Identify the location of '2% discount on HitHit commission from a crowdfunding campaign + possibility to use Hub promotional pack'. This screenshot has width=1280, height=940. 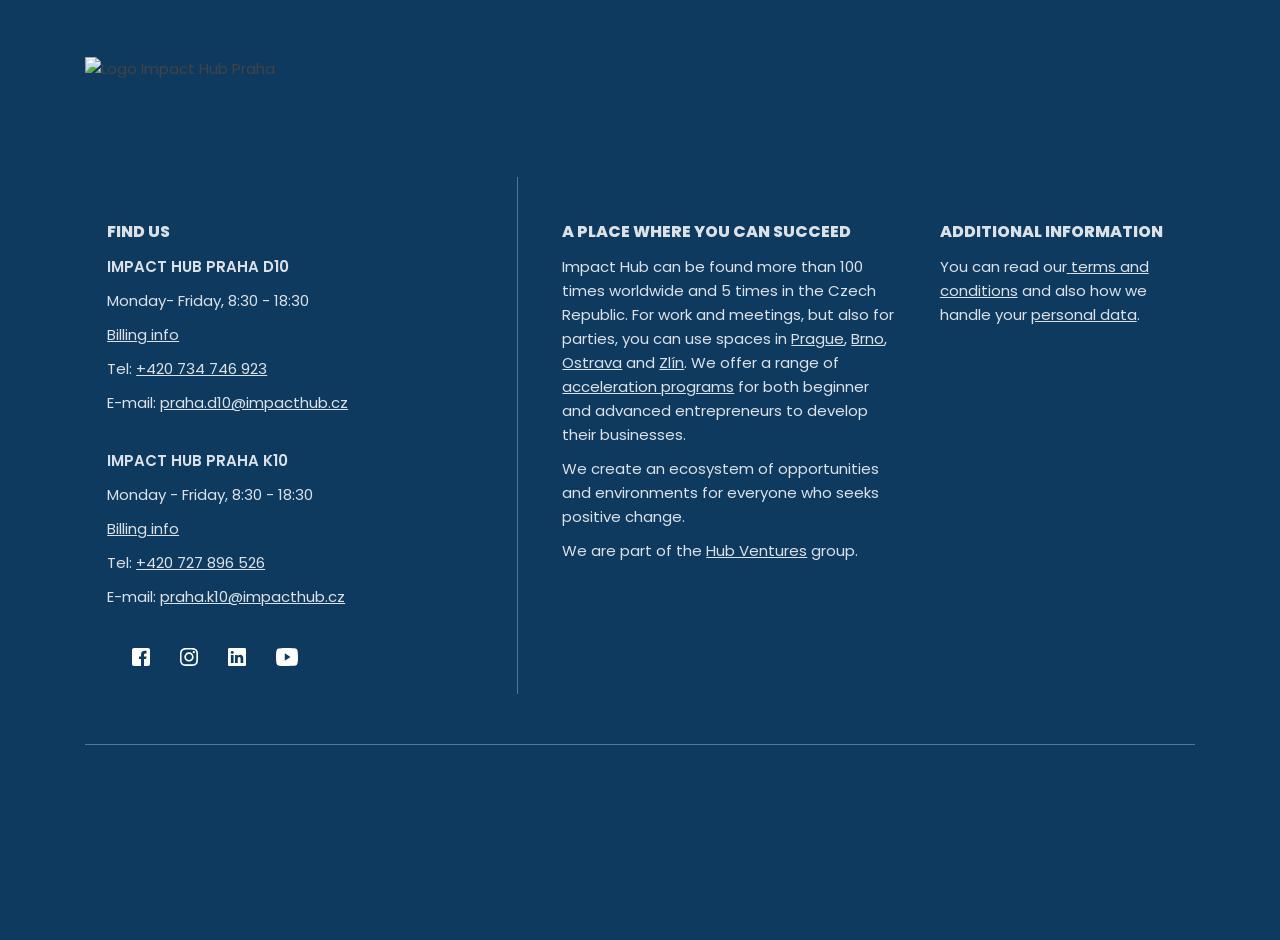
(787, 111).